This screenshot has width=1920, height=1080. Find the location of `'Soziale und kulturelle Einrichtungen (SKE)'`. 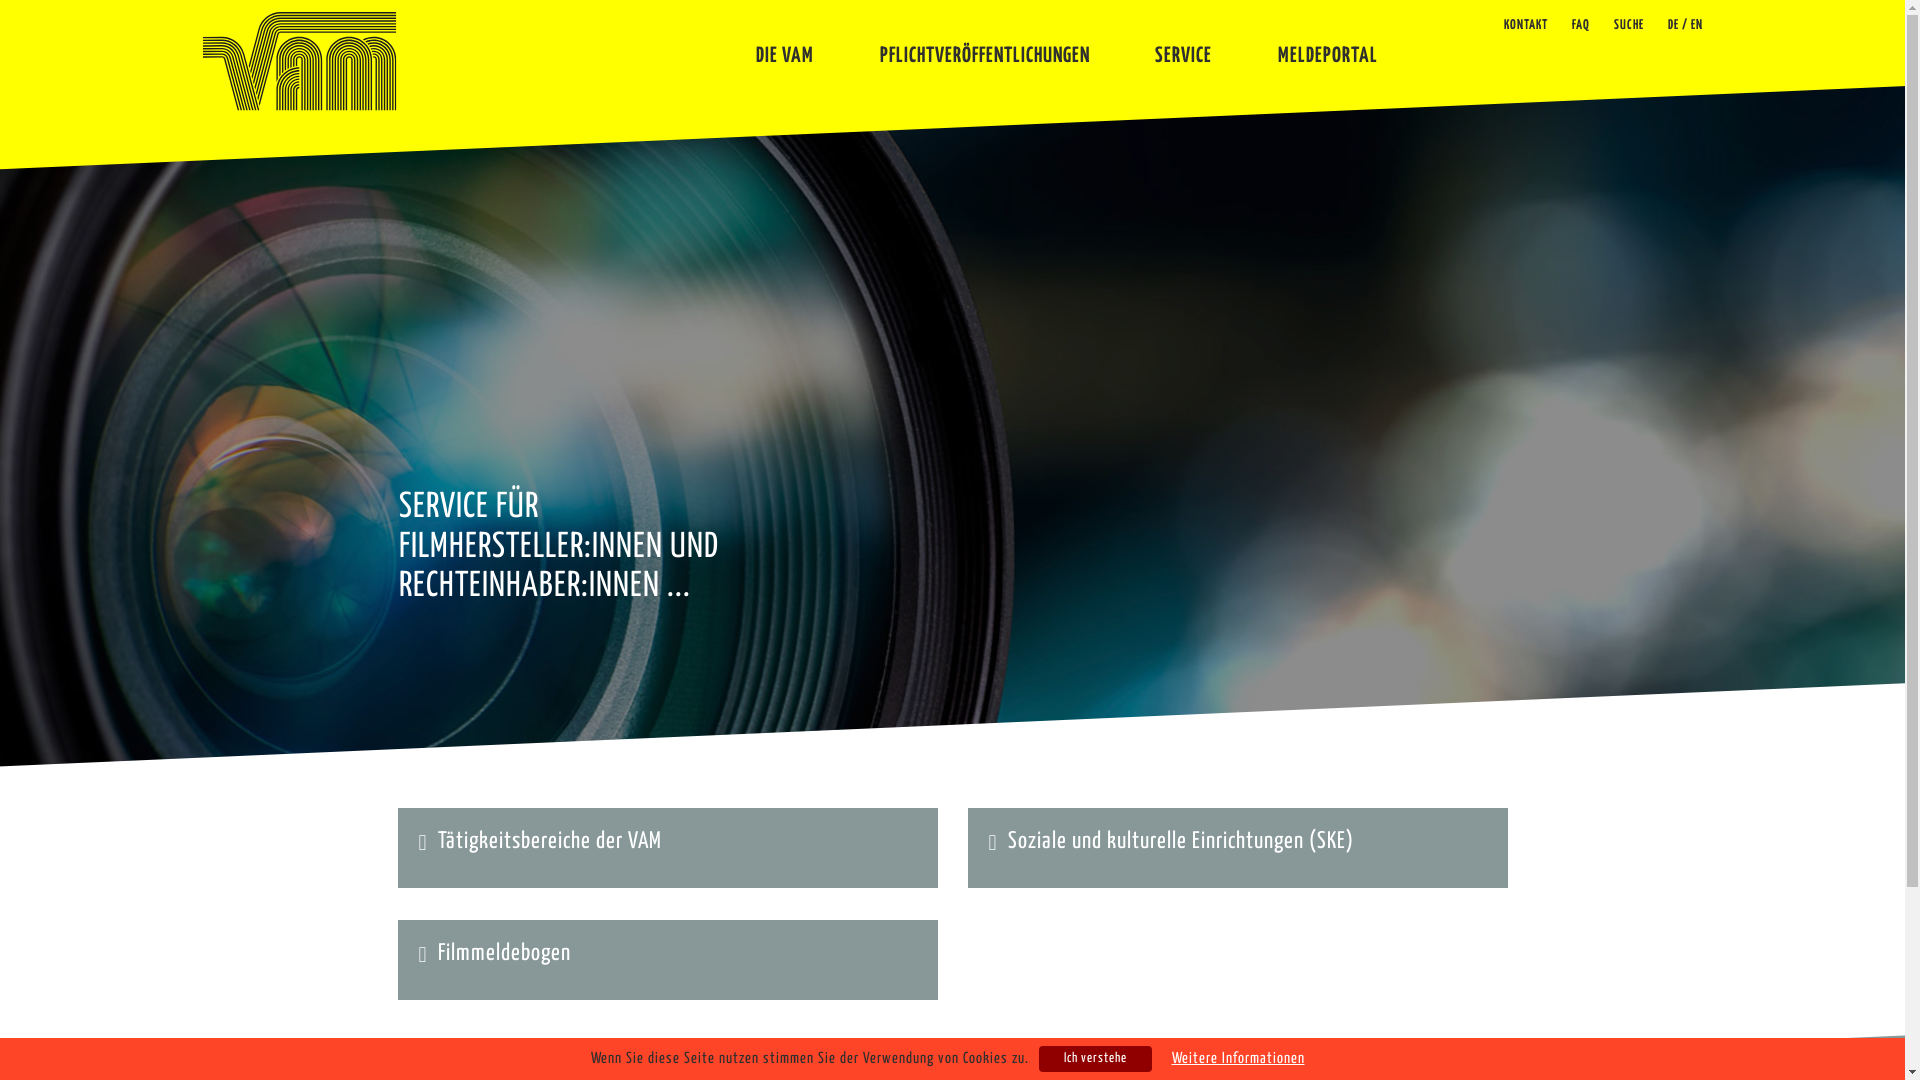

'Soziale und kulturelle Einrichtungen (SKE)' is located at coordinates (1180, 841).